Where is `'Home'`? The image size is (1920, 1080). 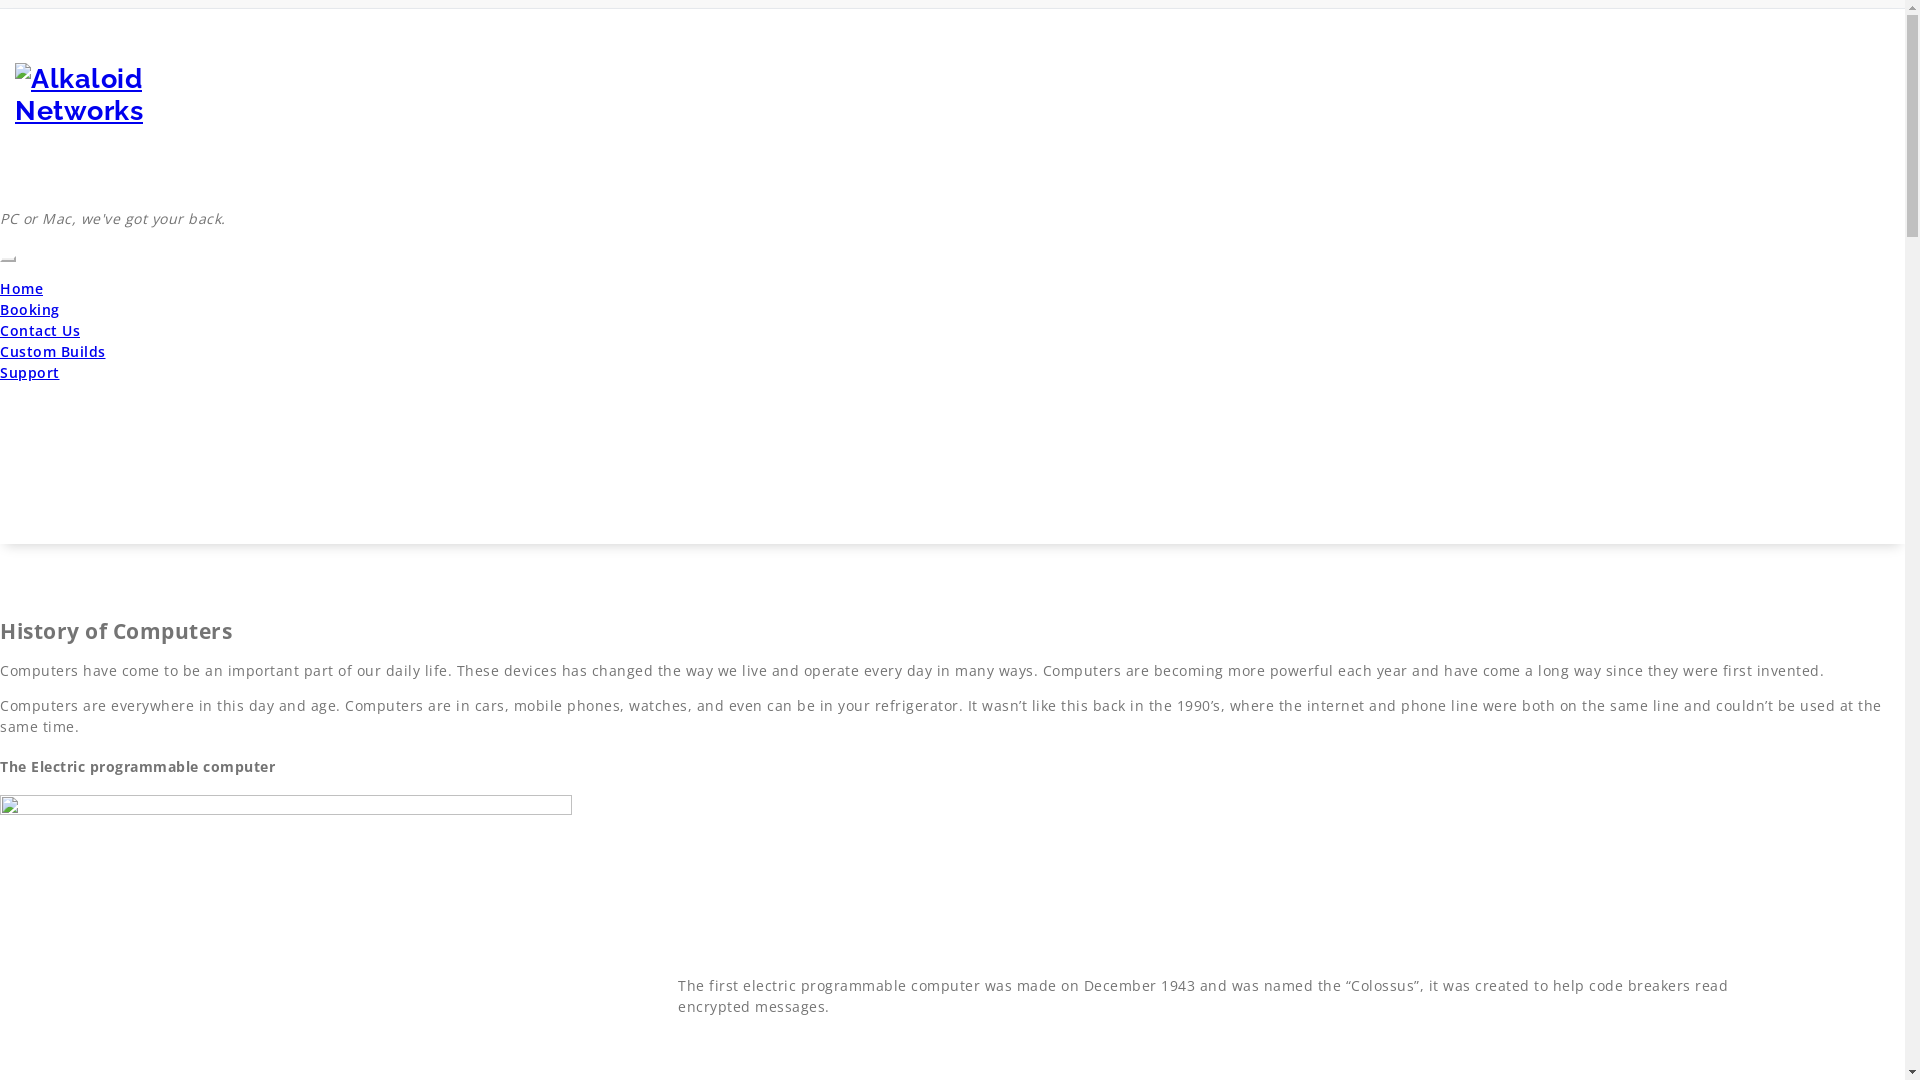
'Home' is located at coordinates (0, 288).